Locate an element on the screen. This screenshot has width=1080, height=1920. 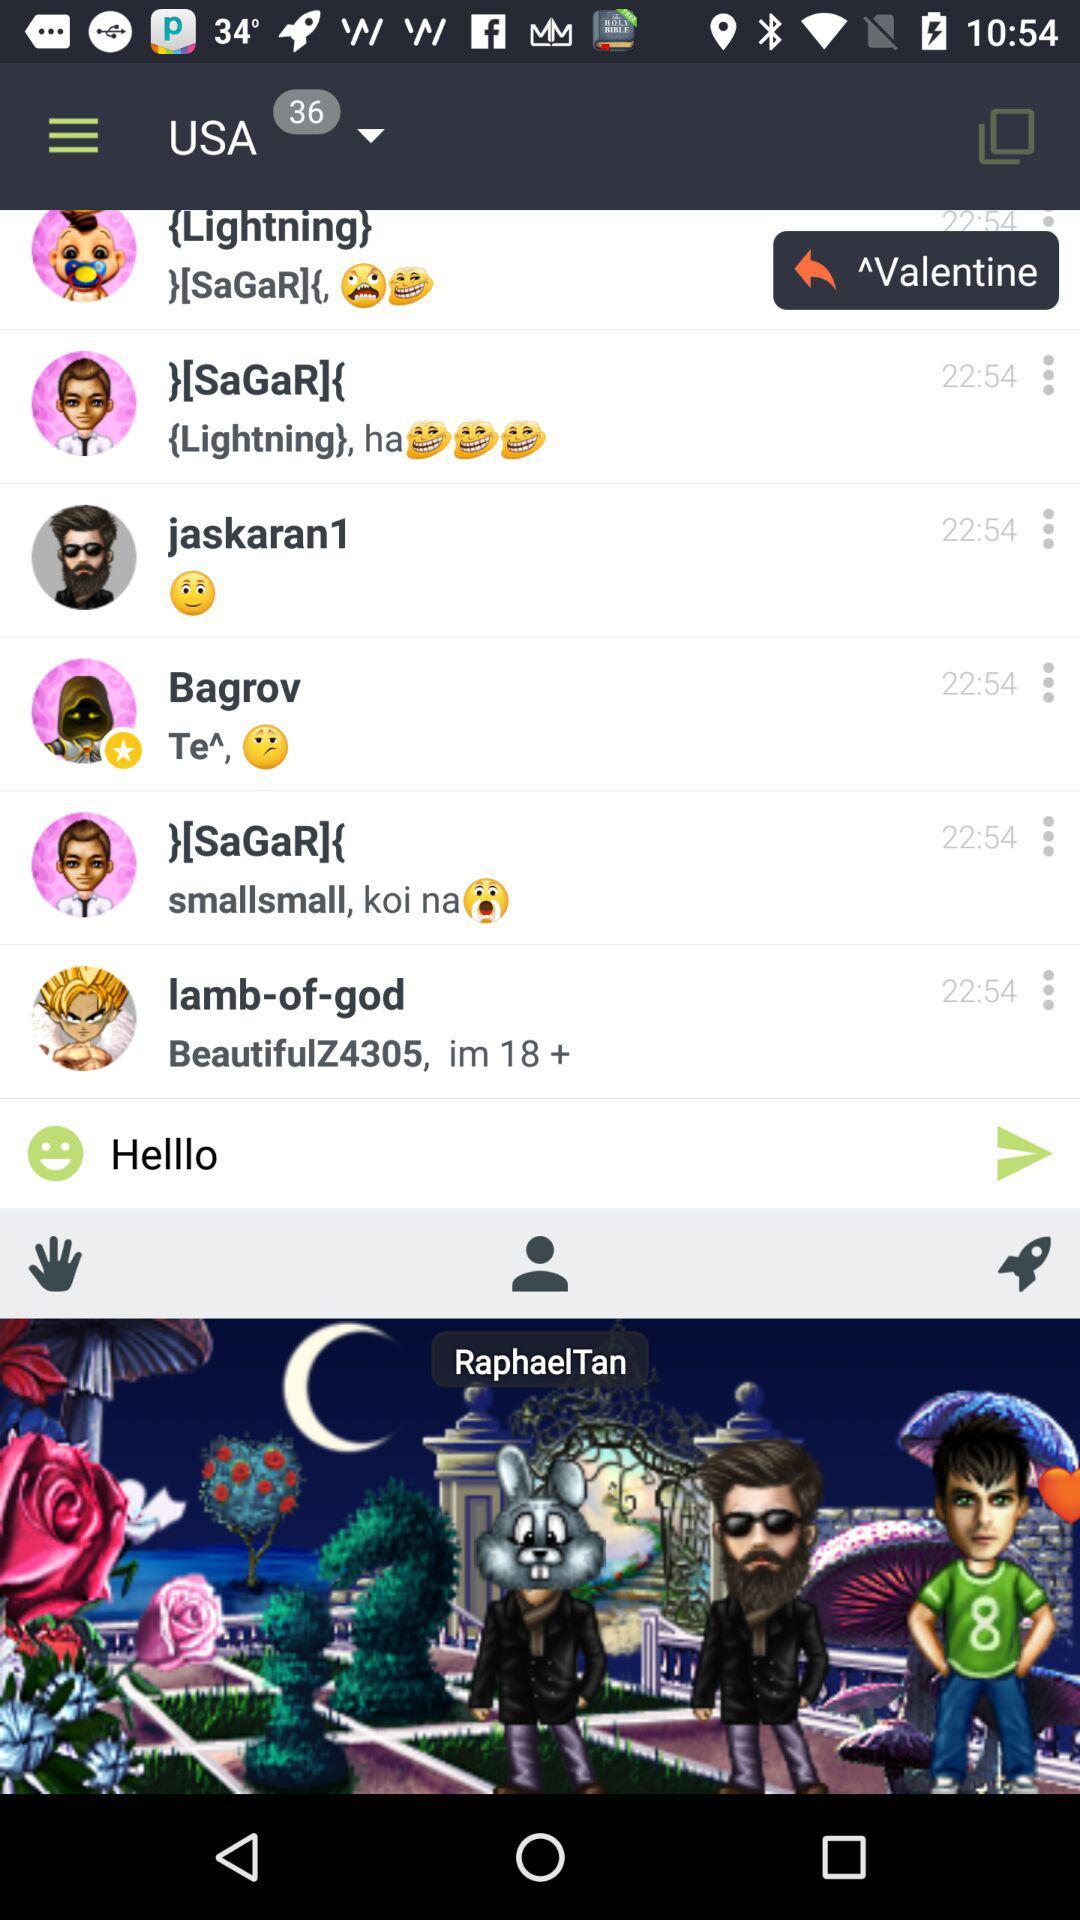
show more options is located at coordinates (1047, 836).